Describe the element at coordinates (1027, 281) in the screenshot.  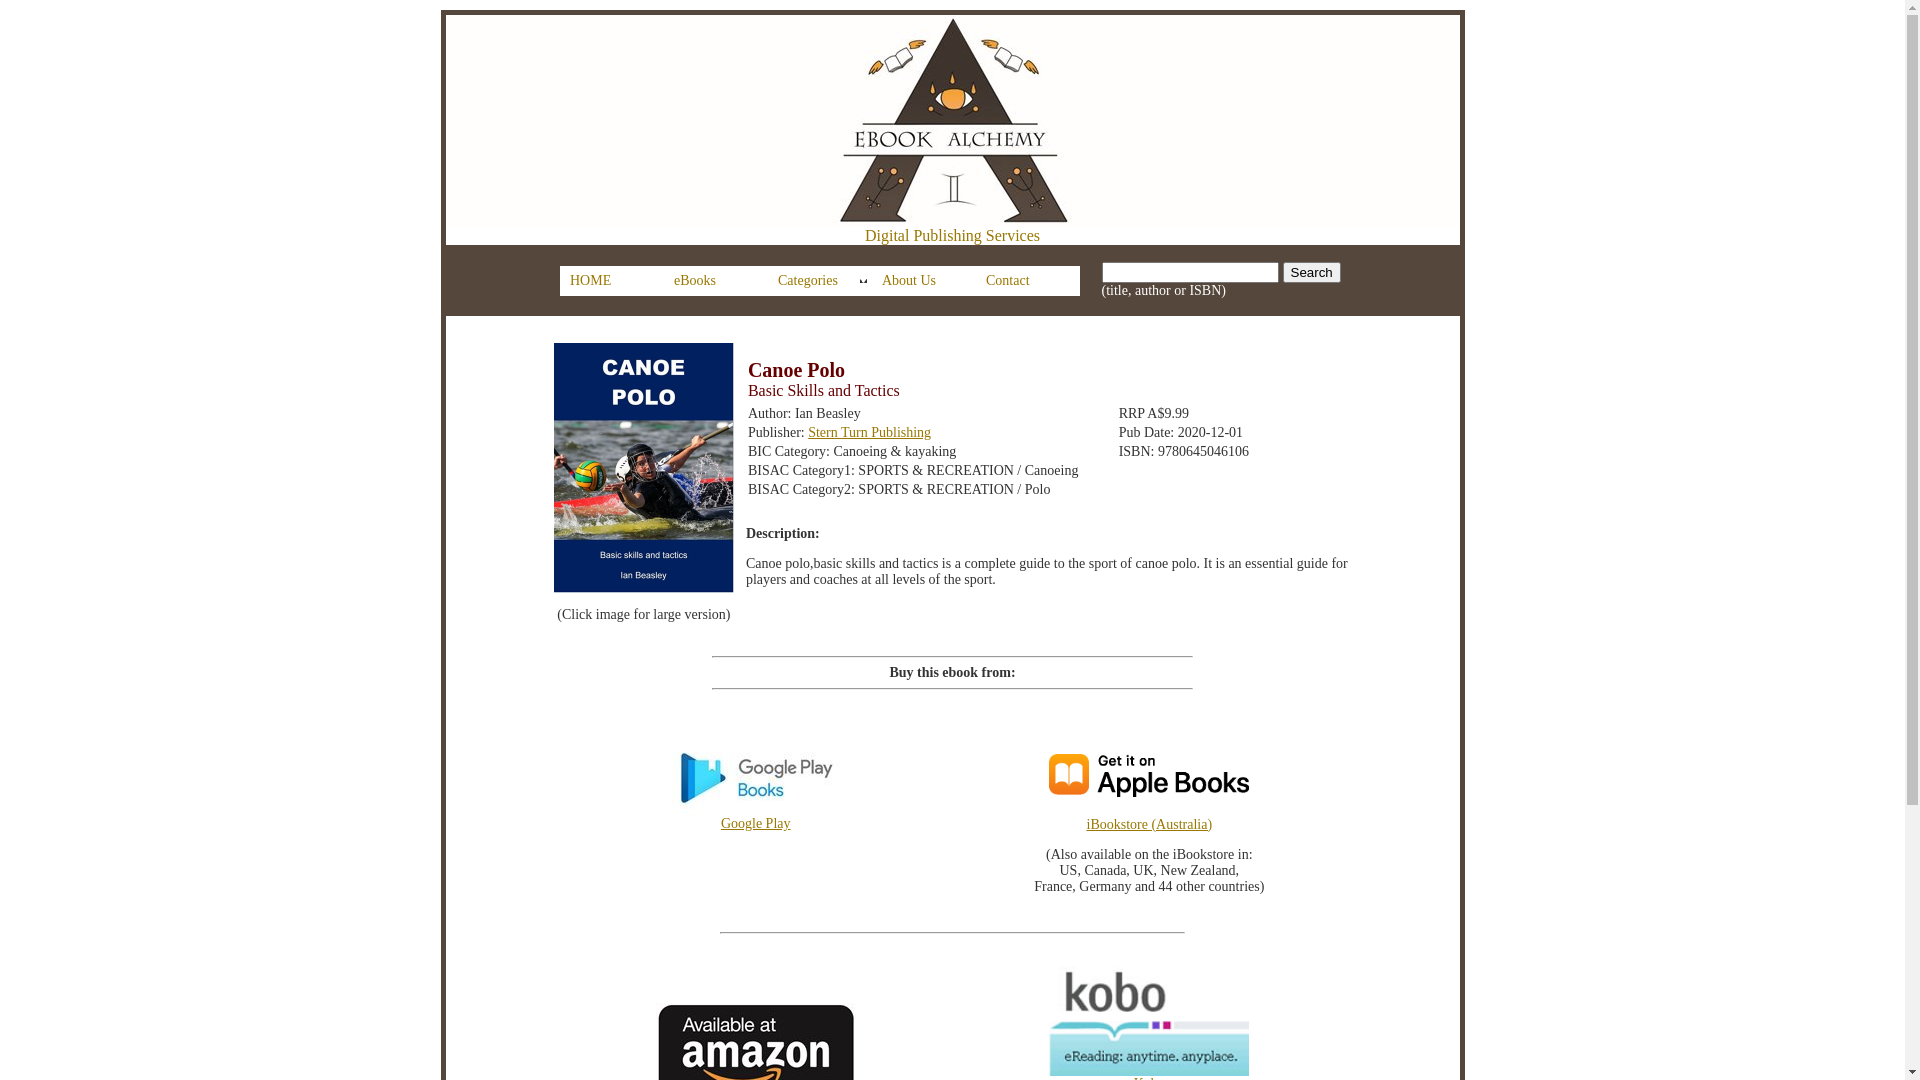
I see `'Contact'` at that location.